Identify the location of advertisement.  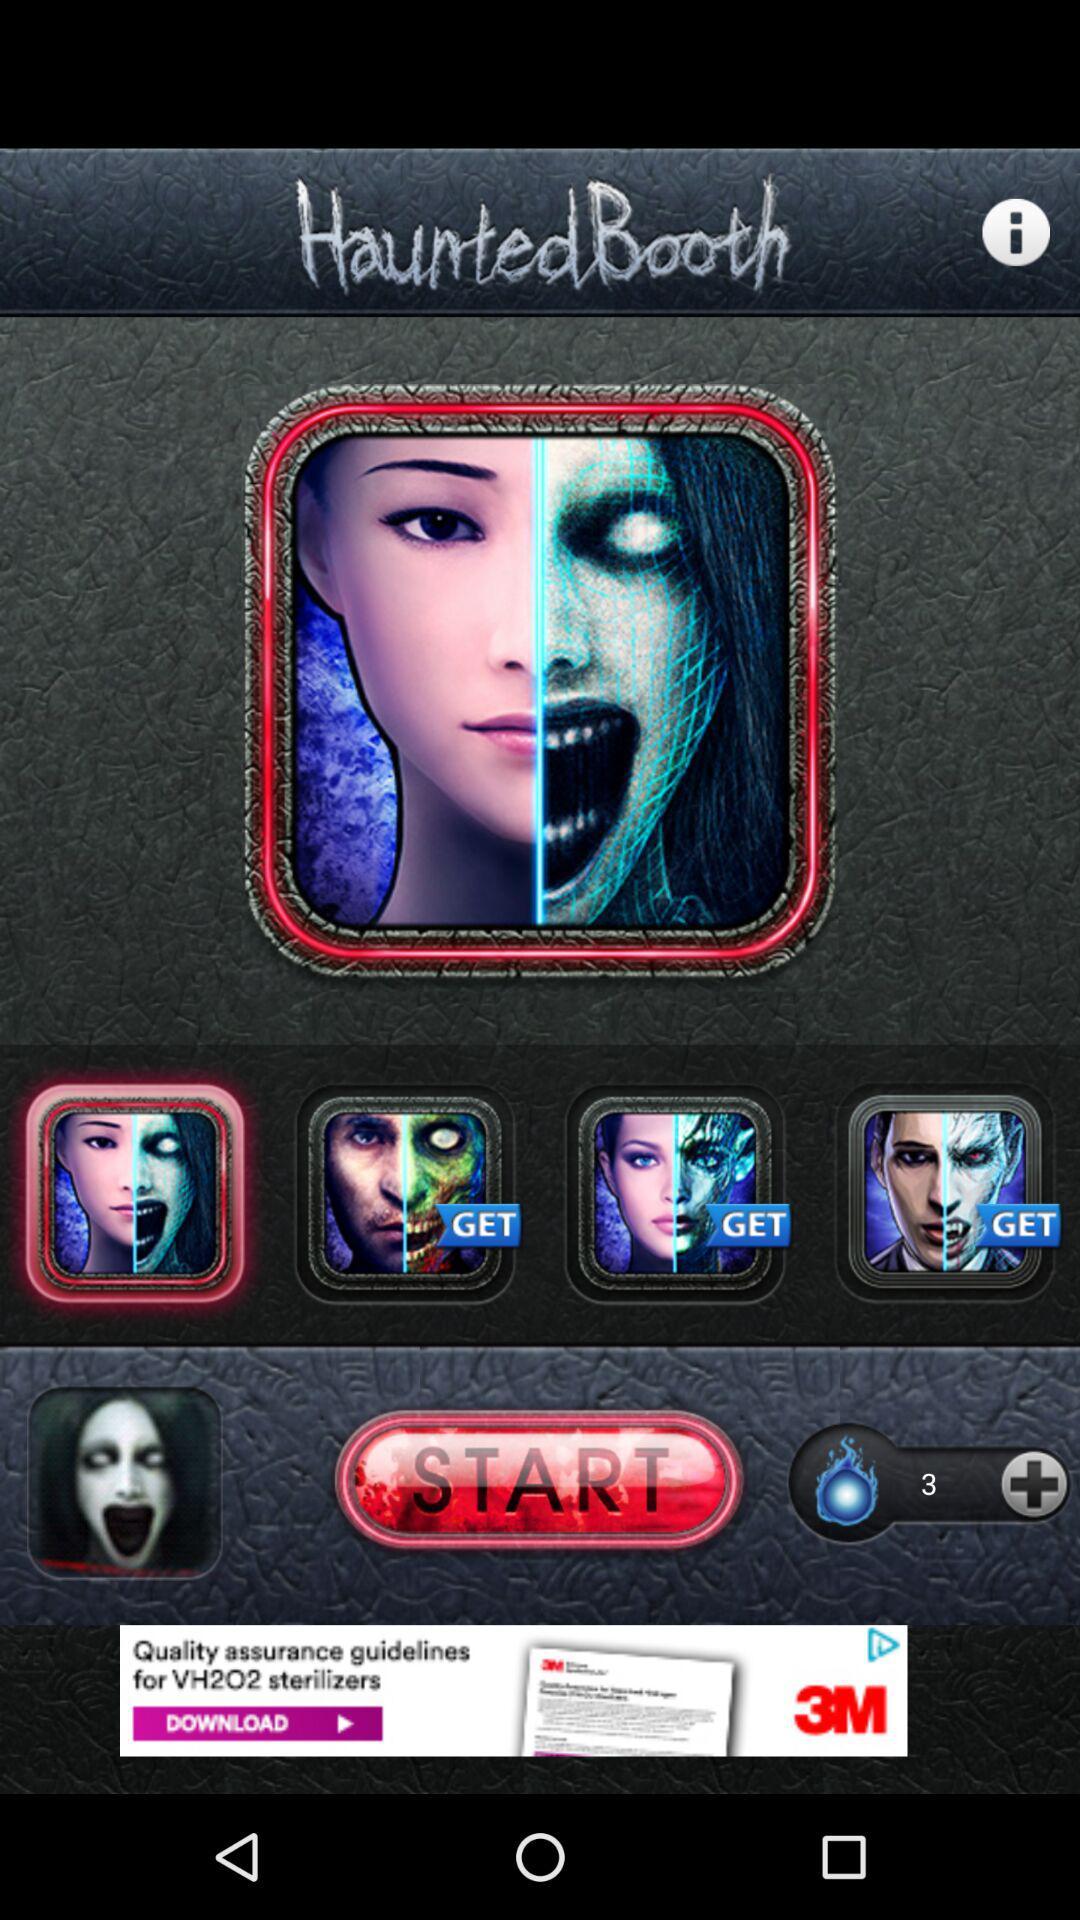
(540, 1689).